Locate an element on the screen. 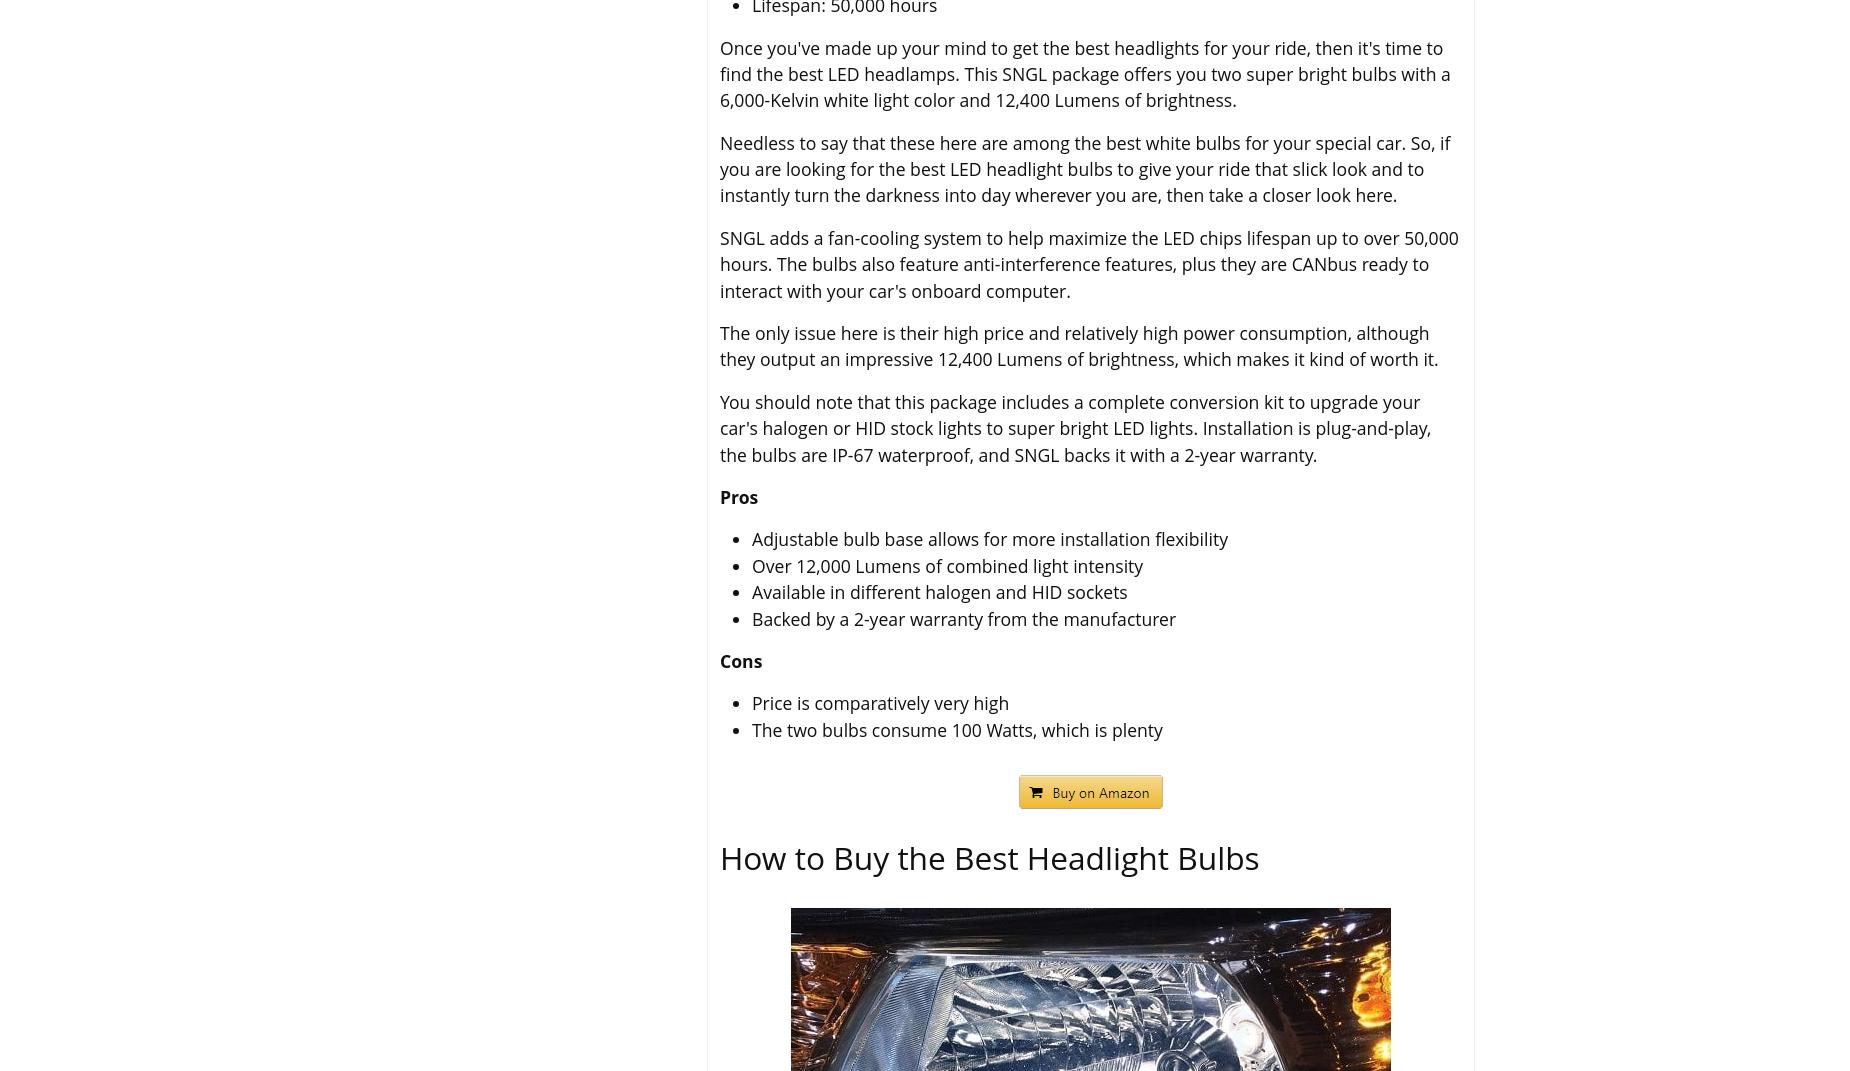 The width and height of the screenshot is (1850, 1071). 'Cons' is located at coordinates (740, 658).